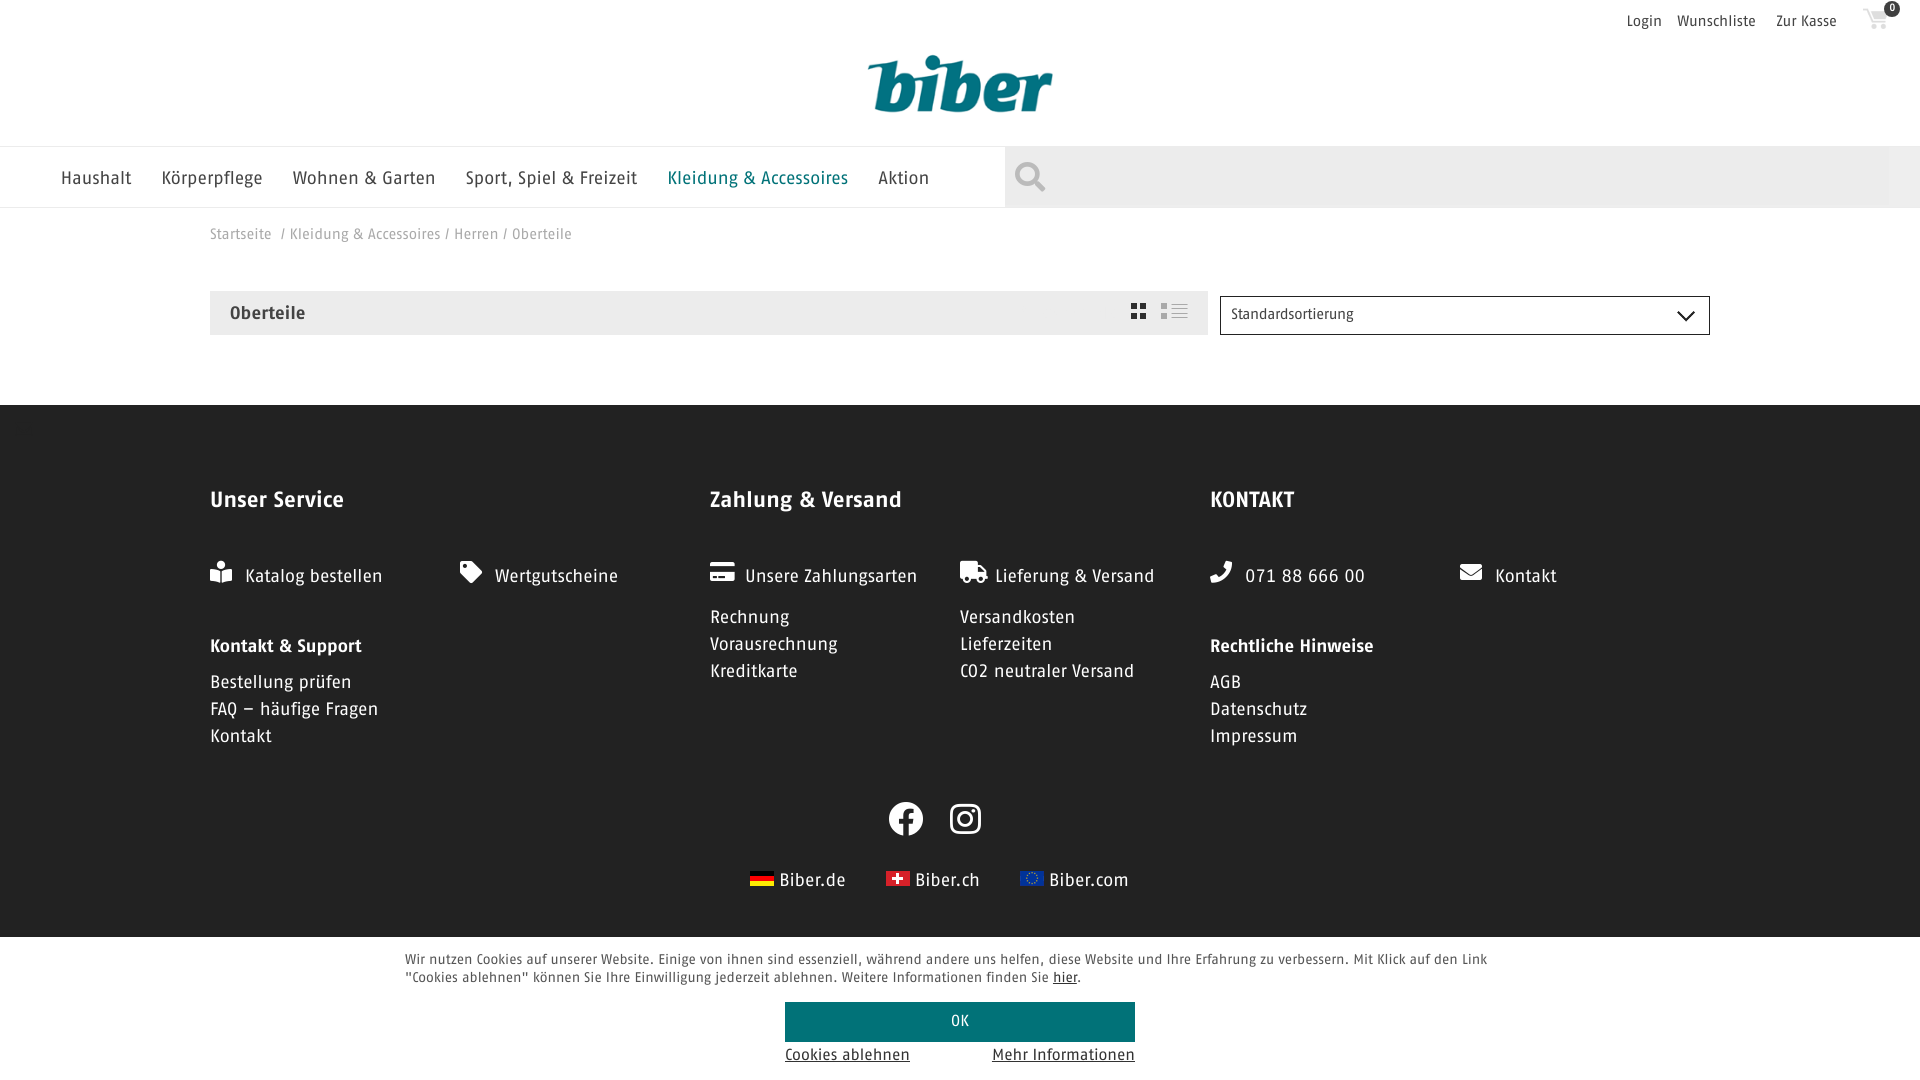  Describe the element at coordinates (1722, 23) in the screenshot. I see `'Wunschliste'` at that location.